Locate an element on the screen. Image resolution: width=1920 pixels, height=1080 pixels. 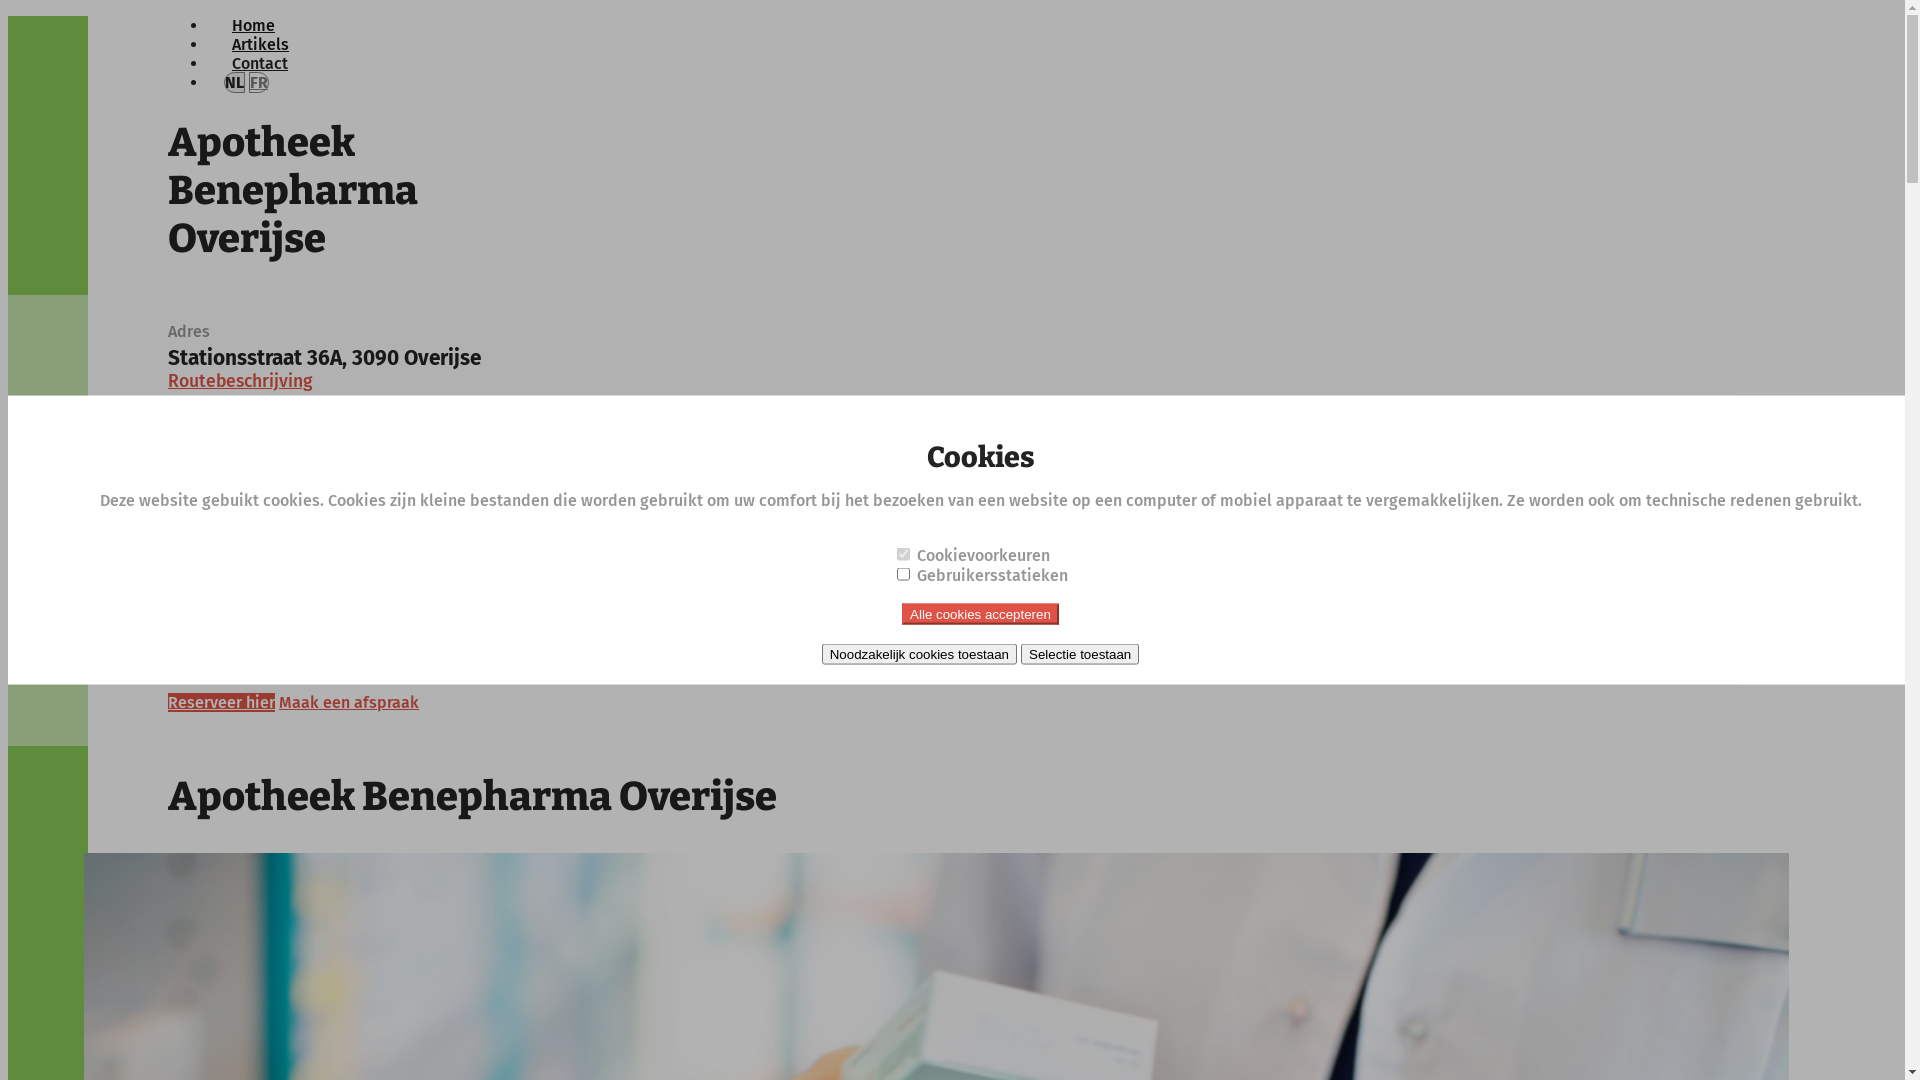
'Routebeschrijving' is located at coordinates (168, 381).